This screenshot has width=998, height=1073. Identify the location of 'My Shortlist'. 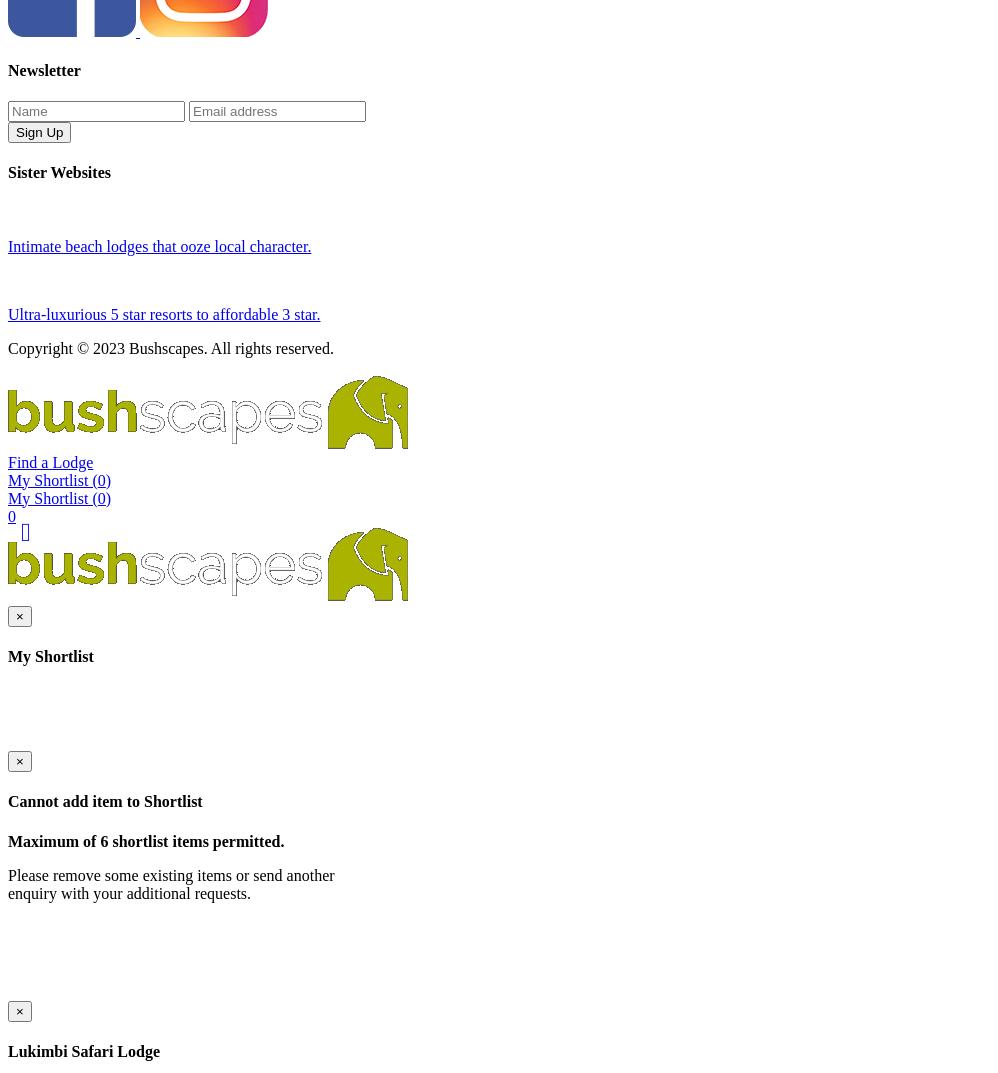
(7, 788).